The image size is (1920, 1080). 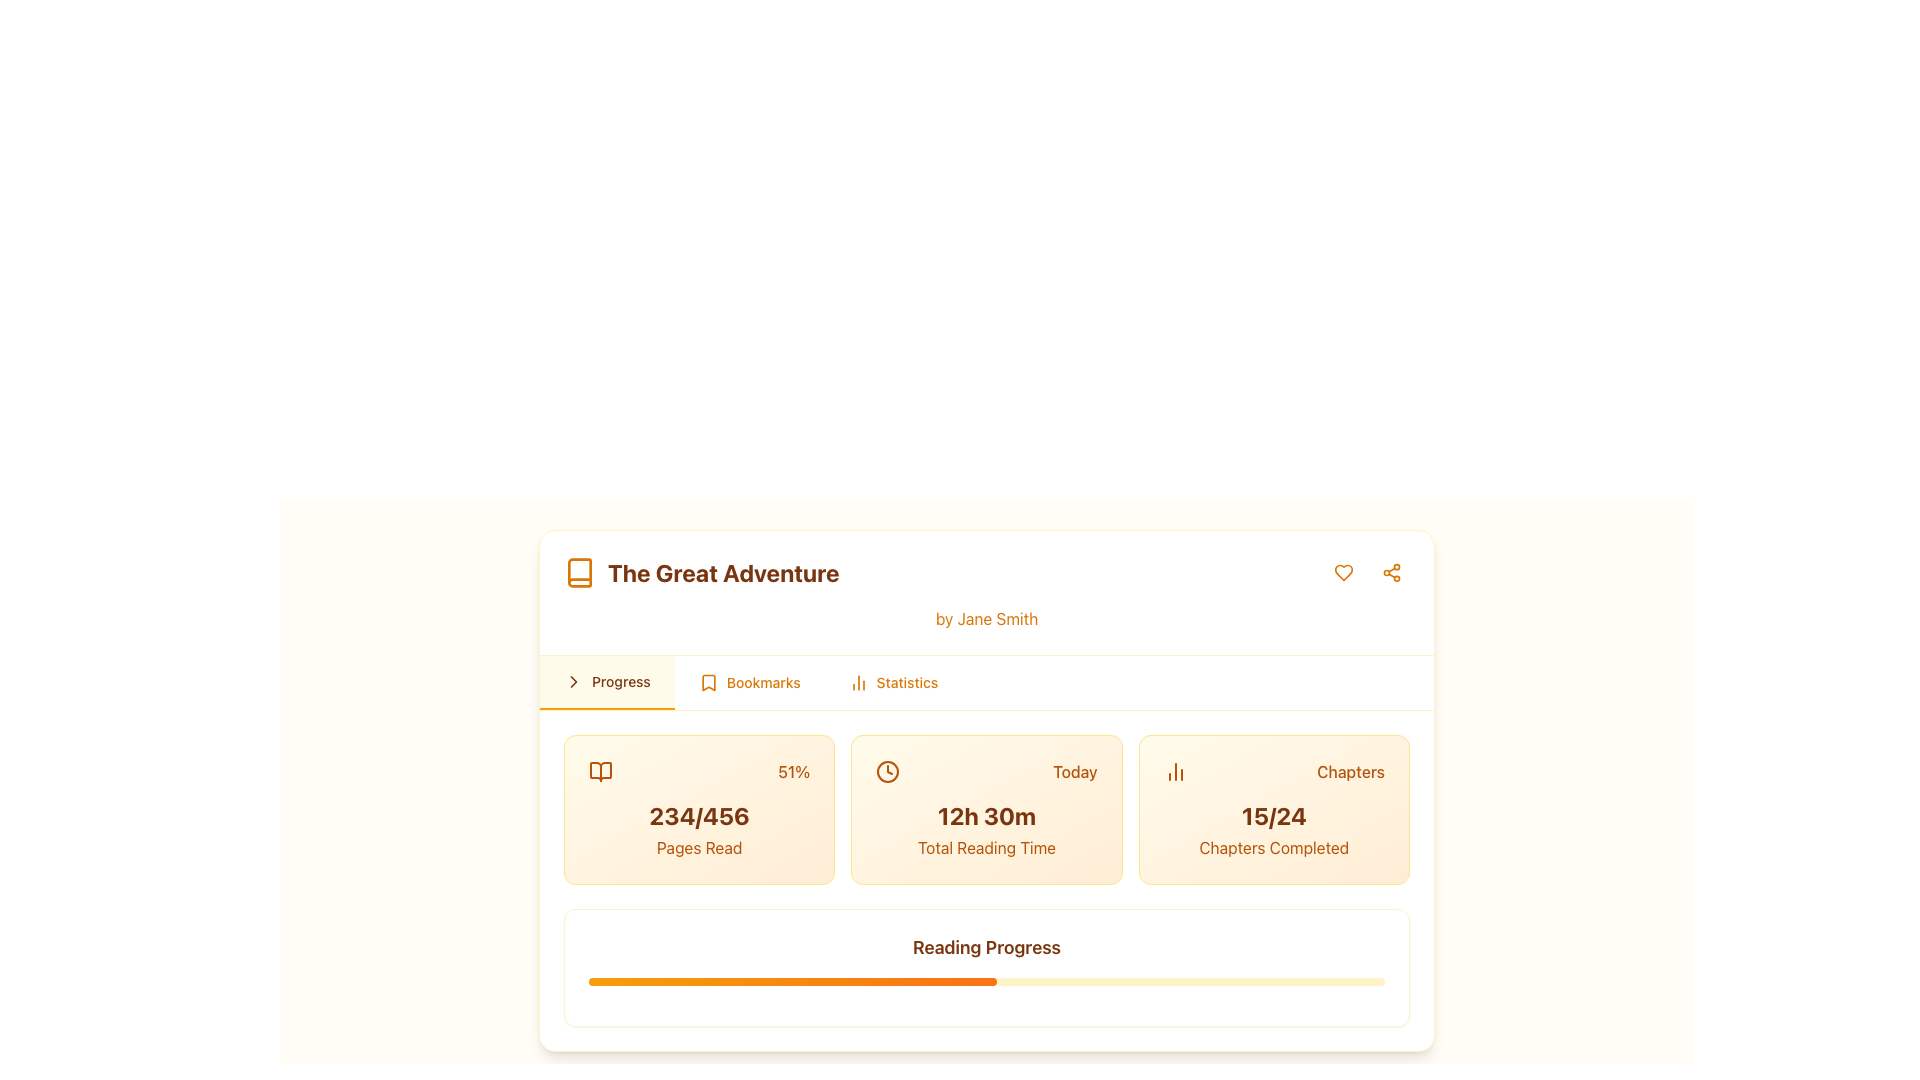 I want to click on the static text label indicating the total reading time '12h 30m', which serves as a descriptor for reading progress statistics, so click(x=987, y=848).